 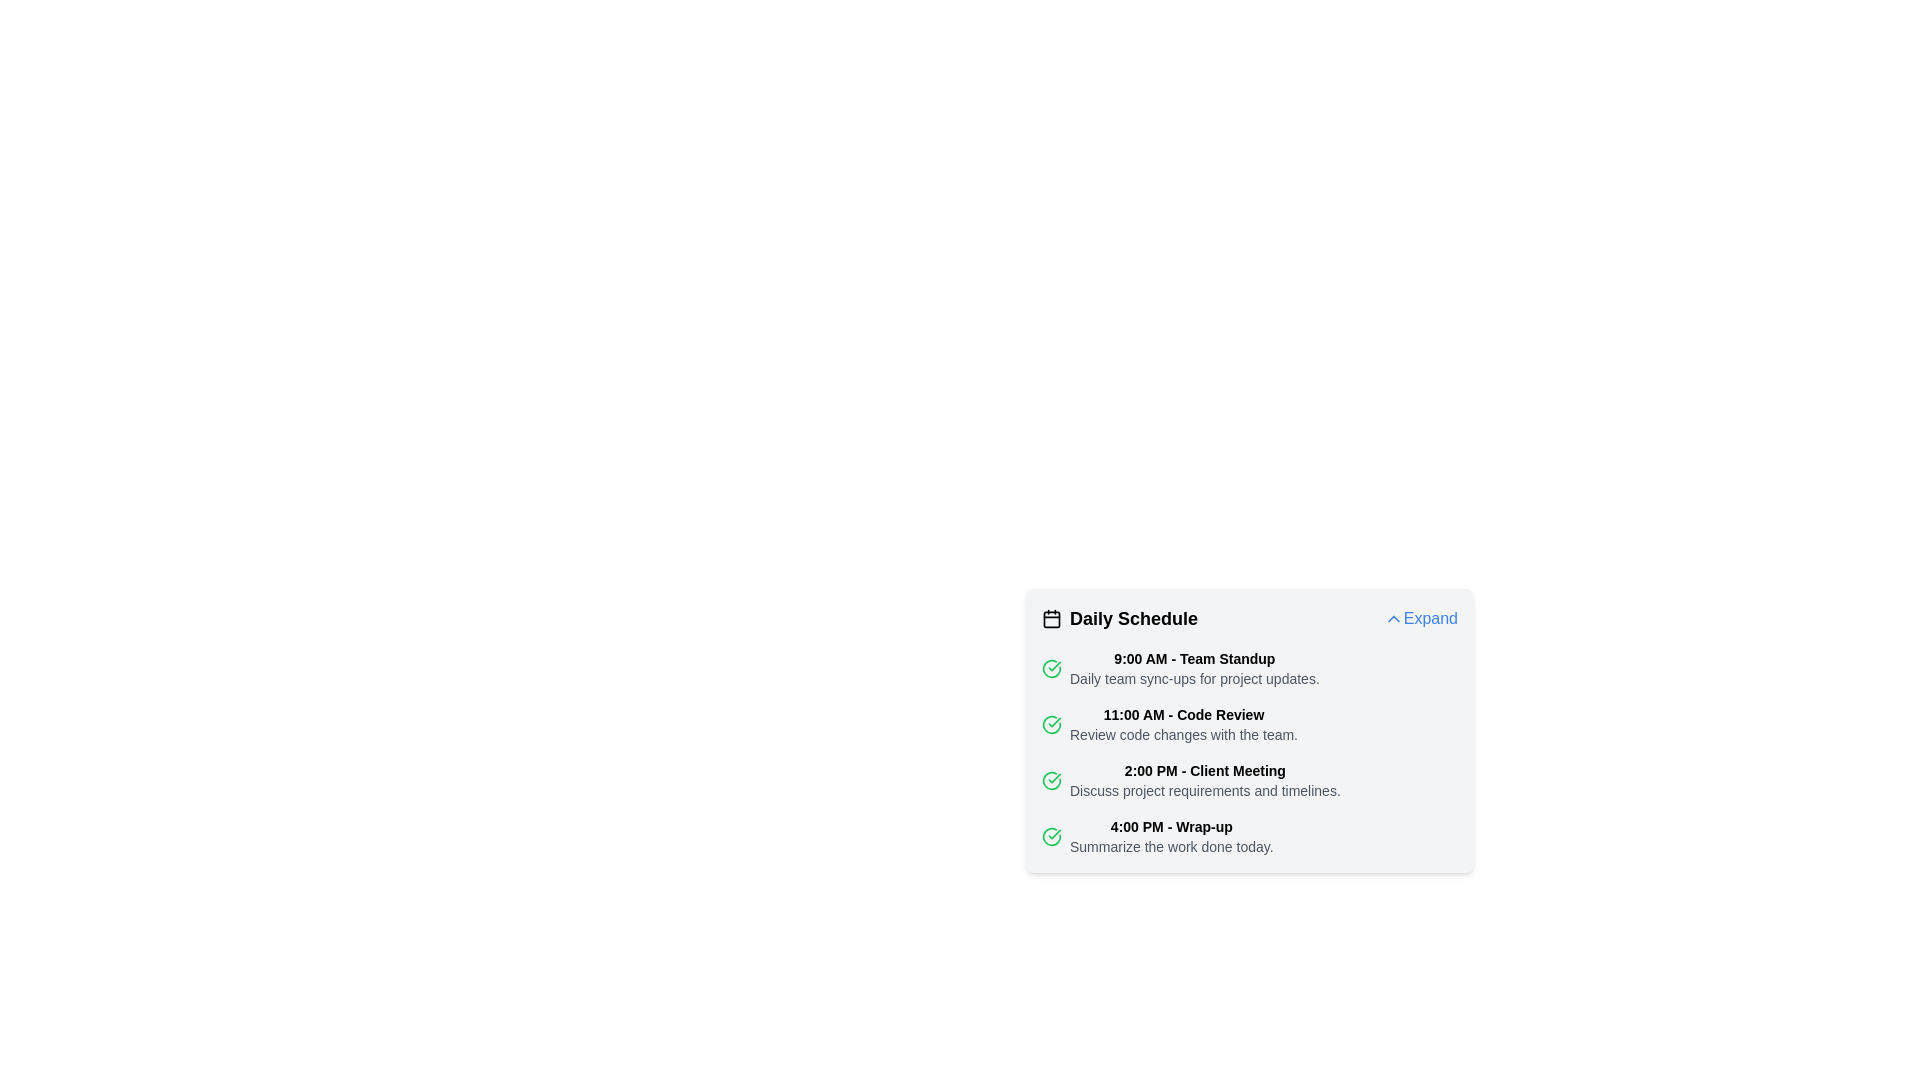 What do you see at coordinates (1133, 617) in the screenshot?
I see `the 'Daily Schedule' text label that is bold and large, located near the top of the schedule widget, and positioned to the right of a calendar icon` at bounding box center [1133, 617].